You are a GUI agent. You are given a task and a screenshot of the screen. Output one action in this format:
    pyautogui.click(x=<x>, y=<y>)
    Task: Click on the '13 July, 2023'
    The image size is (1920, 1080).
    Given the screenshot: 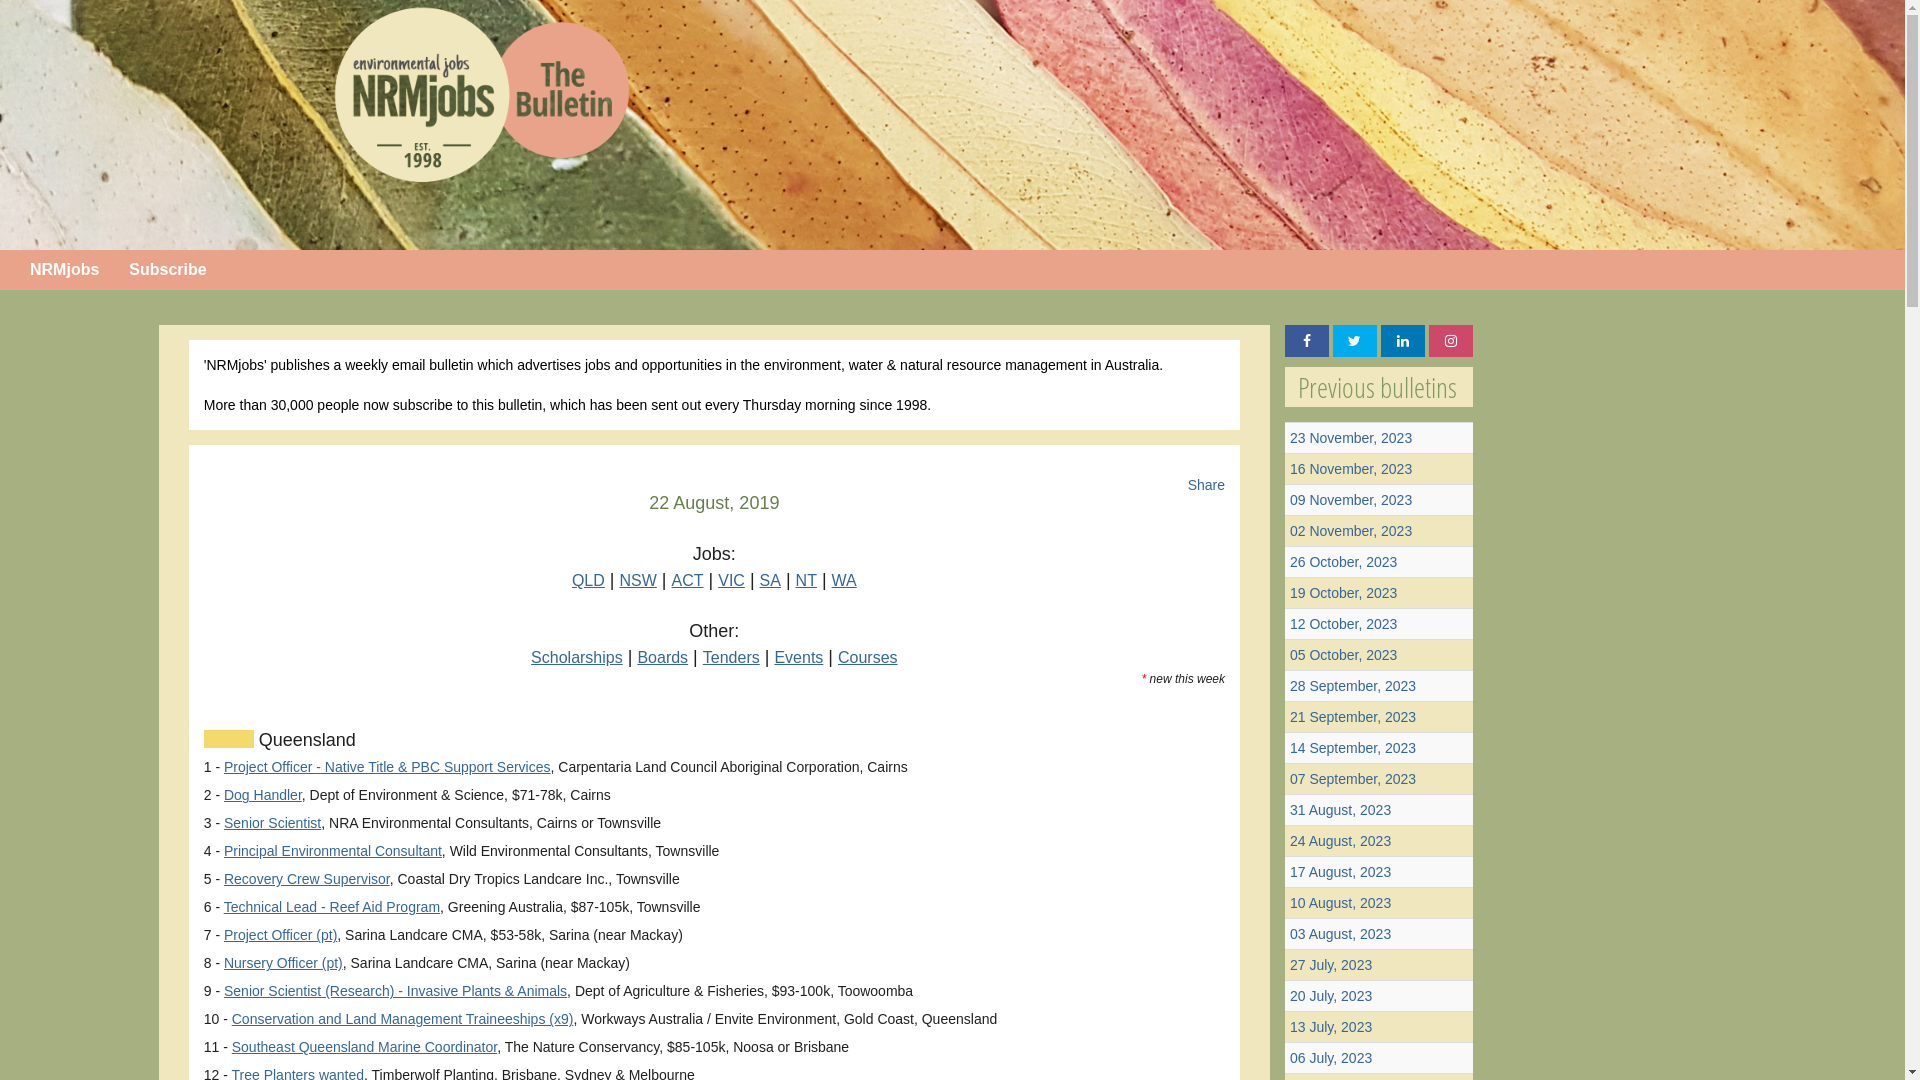 What is the action you would take?
    pyautogui.click(x=1330, y=1026)
    